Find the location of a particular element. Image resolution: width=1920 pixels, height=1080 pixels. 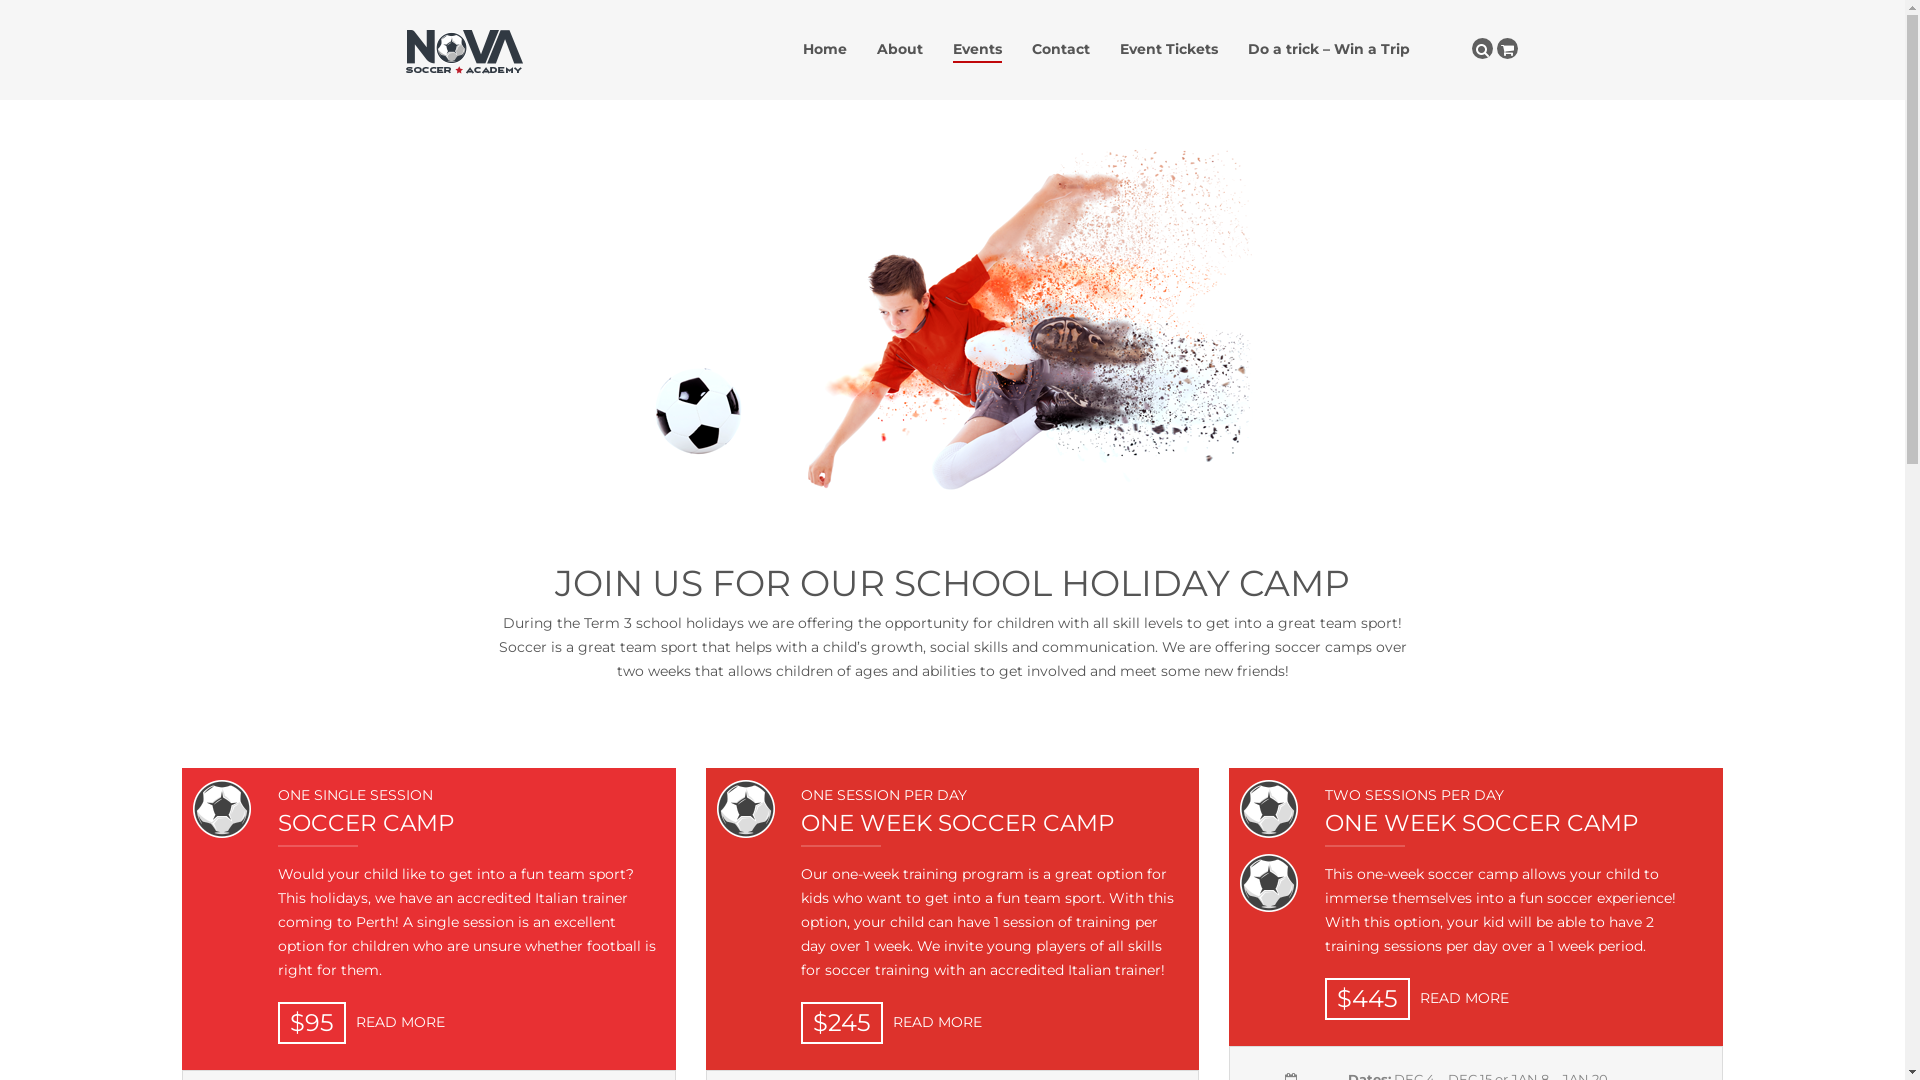

'Contact' is located at coordinates (1032, 48).